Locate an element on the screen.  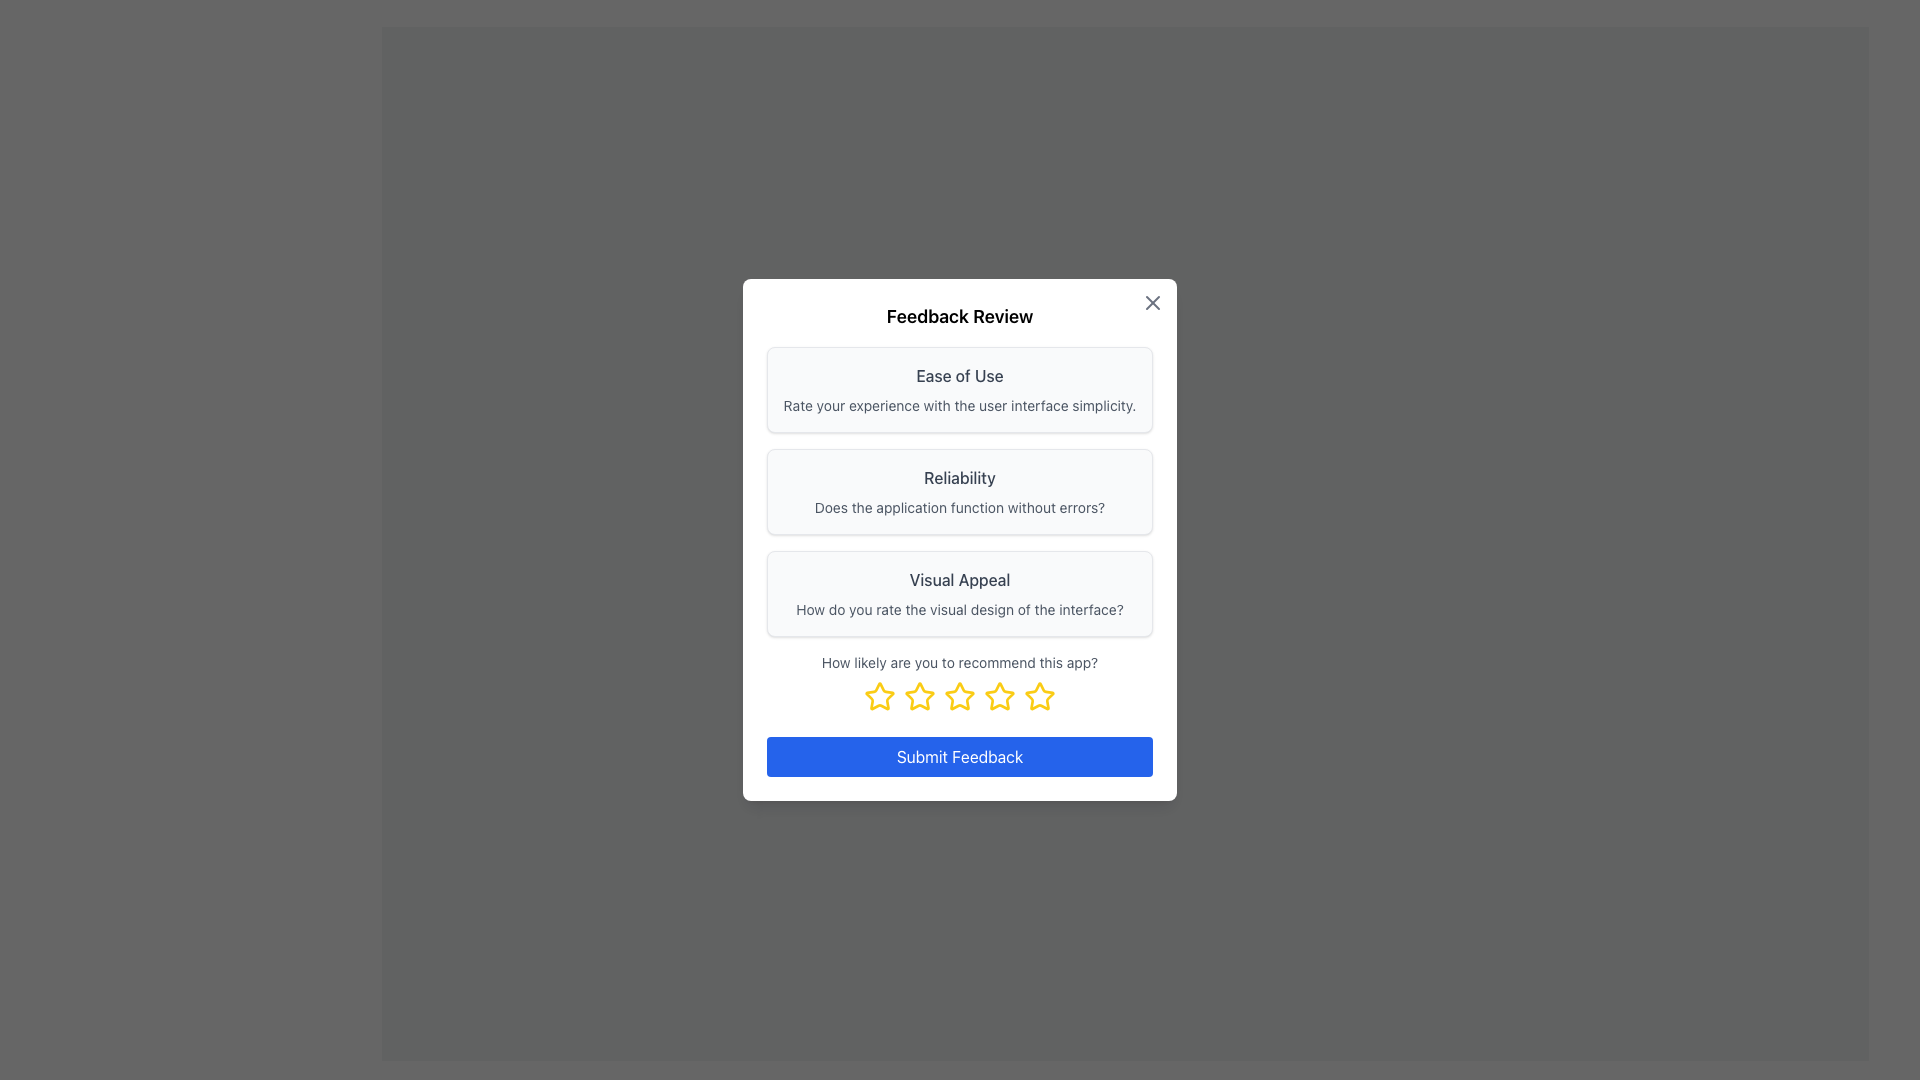
the close 'X' icon located in the top-right corner of the feedback review dialog box is located at coordinates (1153, 303).